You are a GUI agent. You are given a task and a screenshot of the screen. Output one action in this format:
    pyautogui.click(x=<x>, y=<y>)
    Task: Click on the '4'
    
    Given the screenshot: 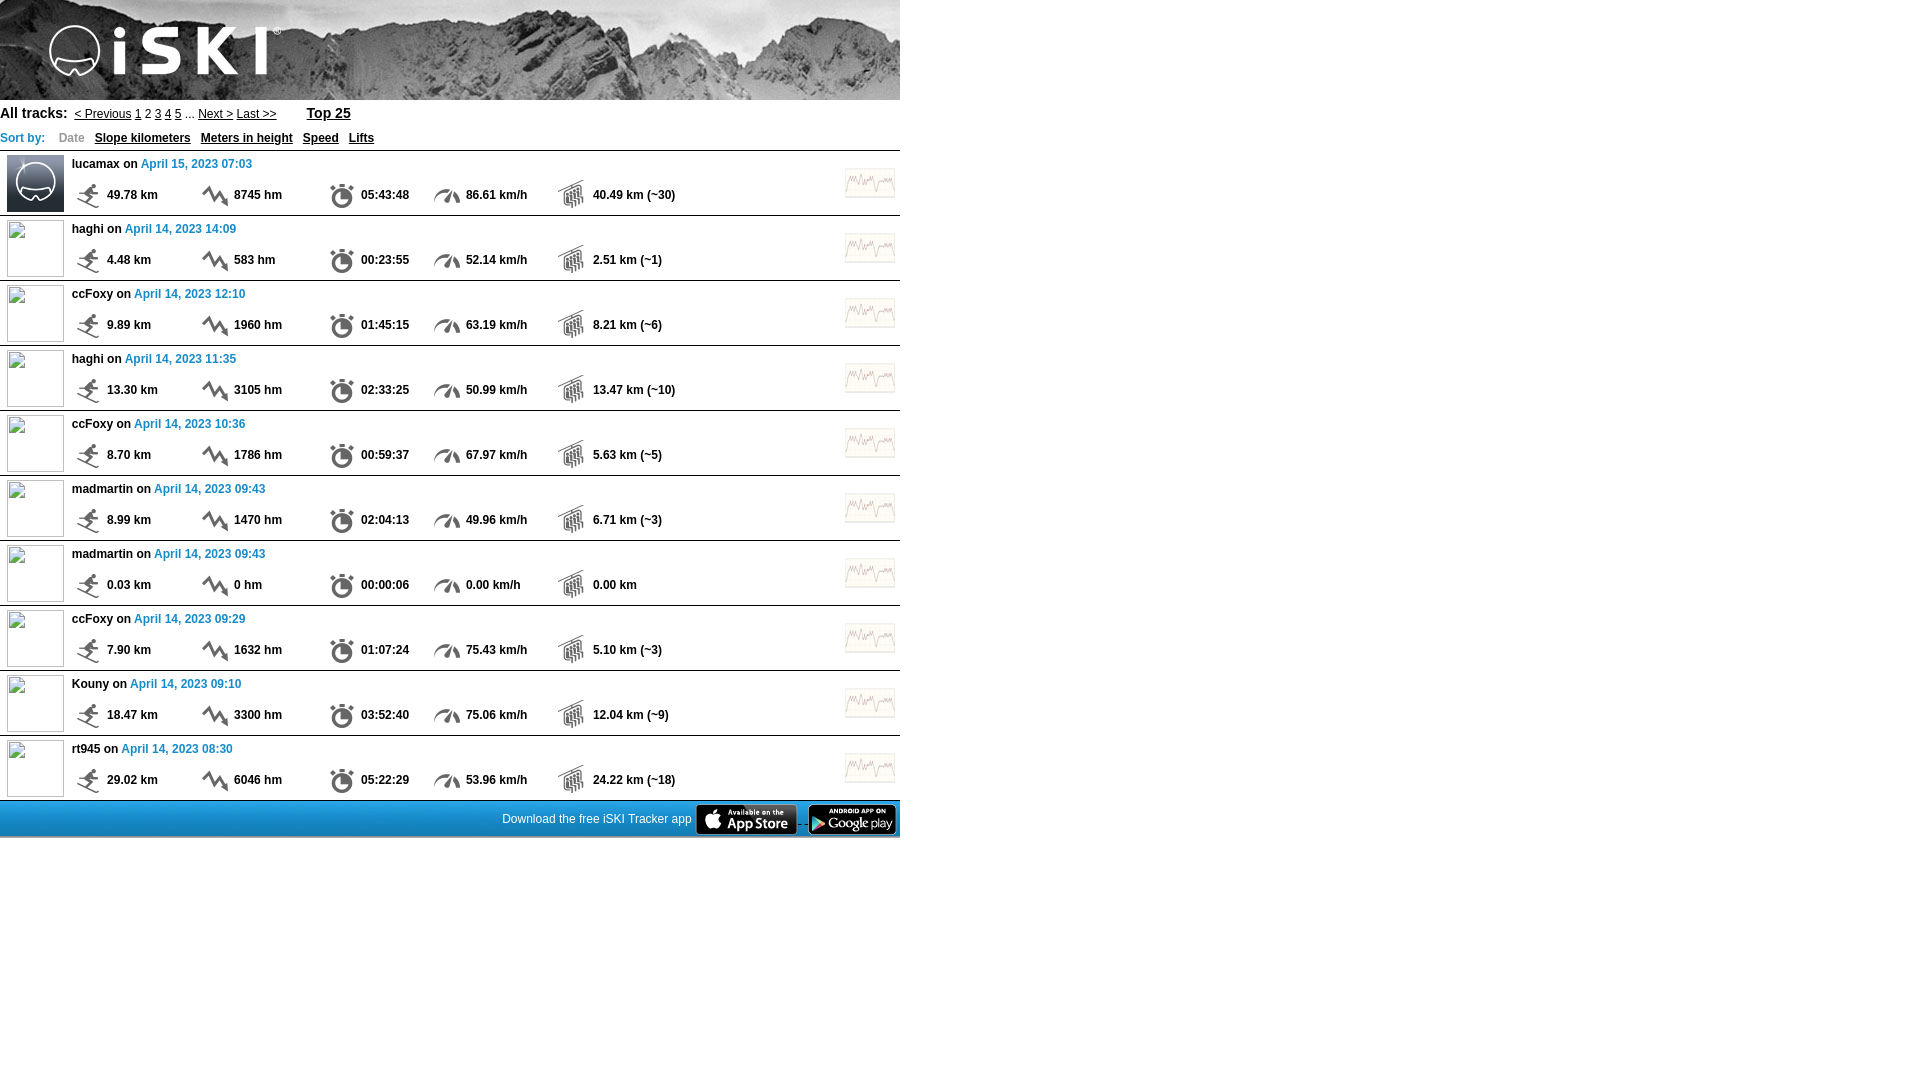 What is the action you would take?
    pyautogui.click(x=164, y=112)
    